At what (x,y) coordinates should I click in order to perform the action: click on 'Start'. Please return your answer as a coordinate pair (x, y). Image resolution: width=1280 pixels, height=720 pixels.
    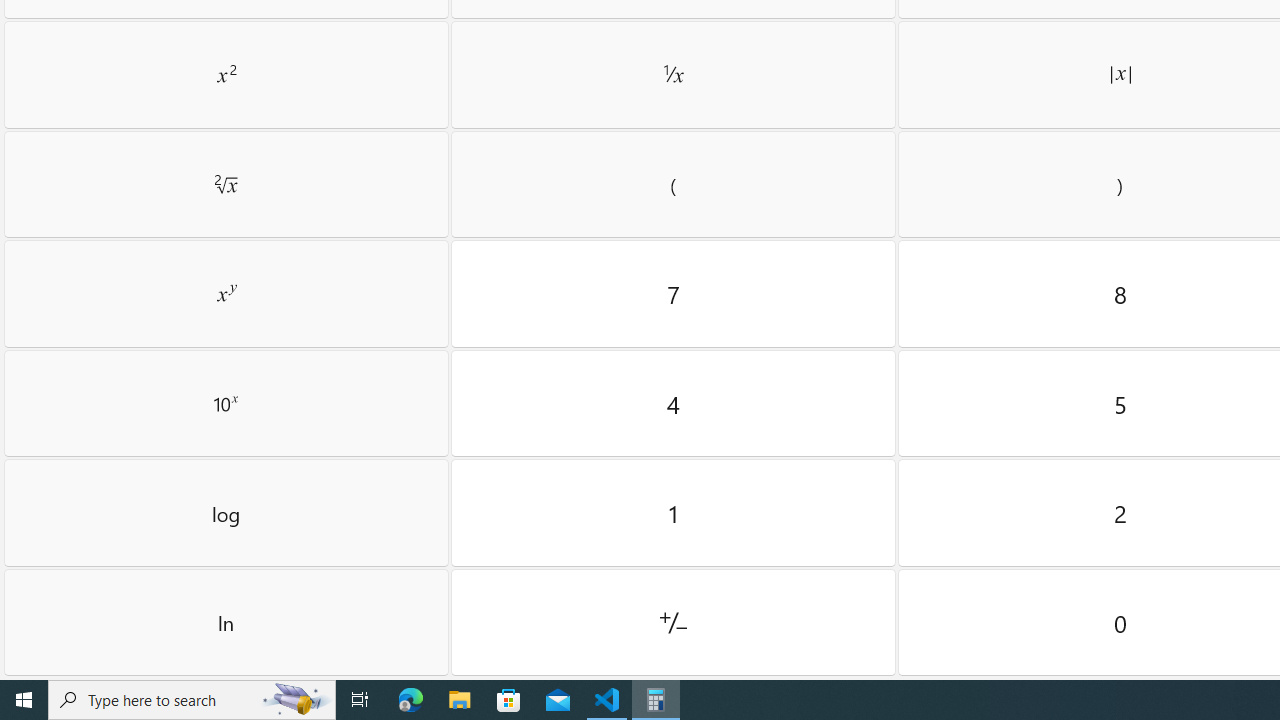
    Looking at the image, I should click on (24, 698).